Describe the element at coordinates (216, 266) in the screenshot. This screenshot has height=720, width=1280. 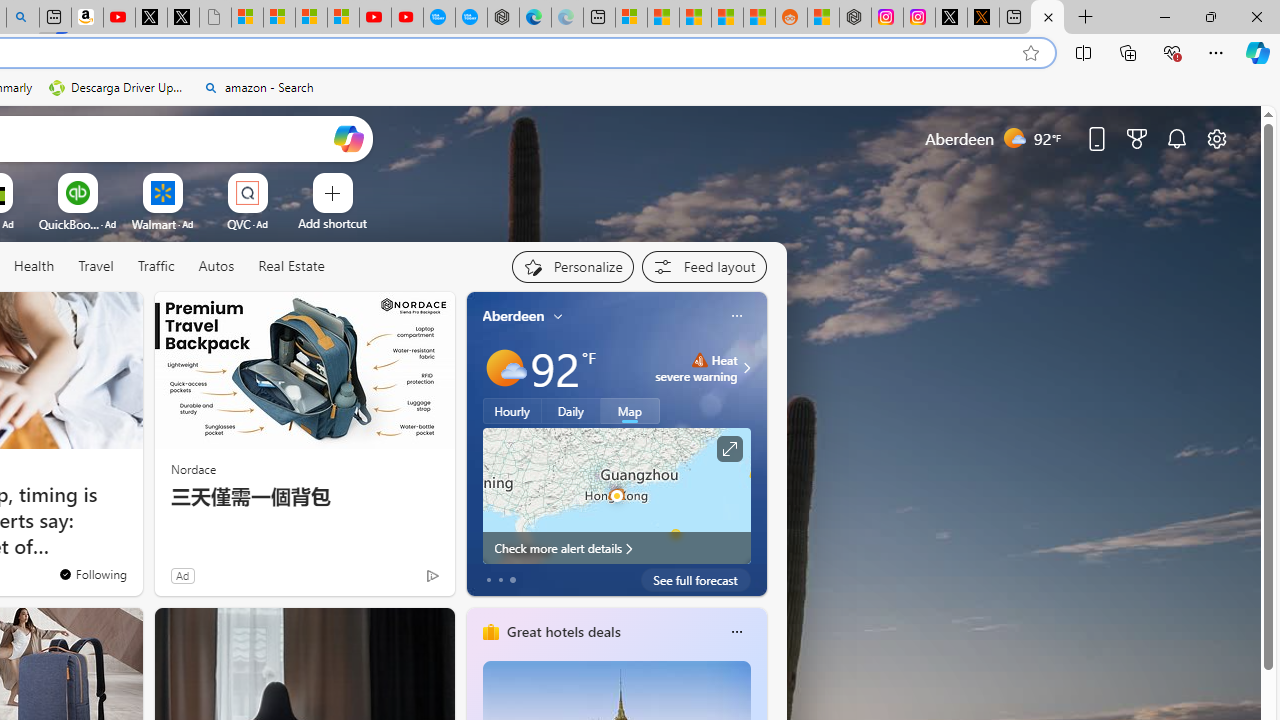
I see `'Autos'` at that location.